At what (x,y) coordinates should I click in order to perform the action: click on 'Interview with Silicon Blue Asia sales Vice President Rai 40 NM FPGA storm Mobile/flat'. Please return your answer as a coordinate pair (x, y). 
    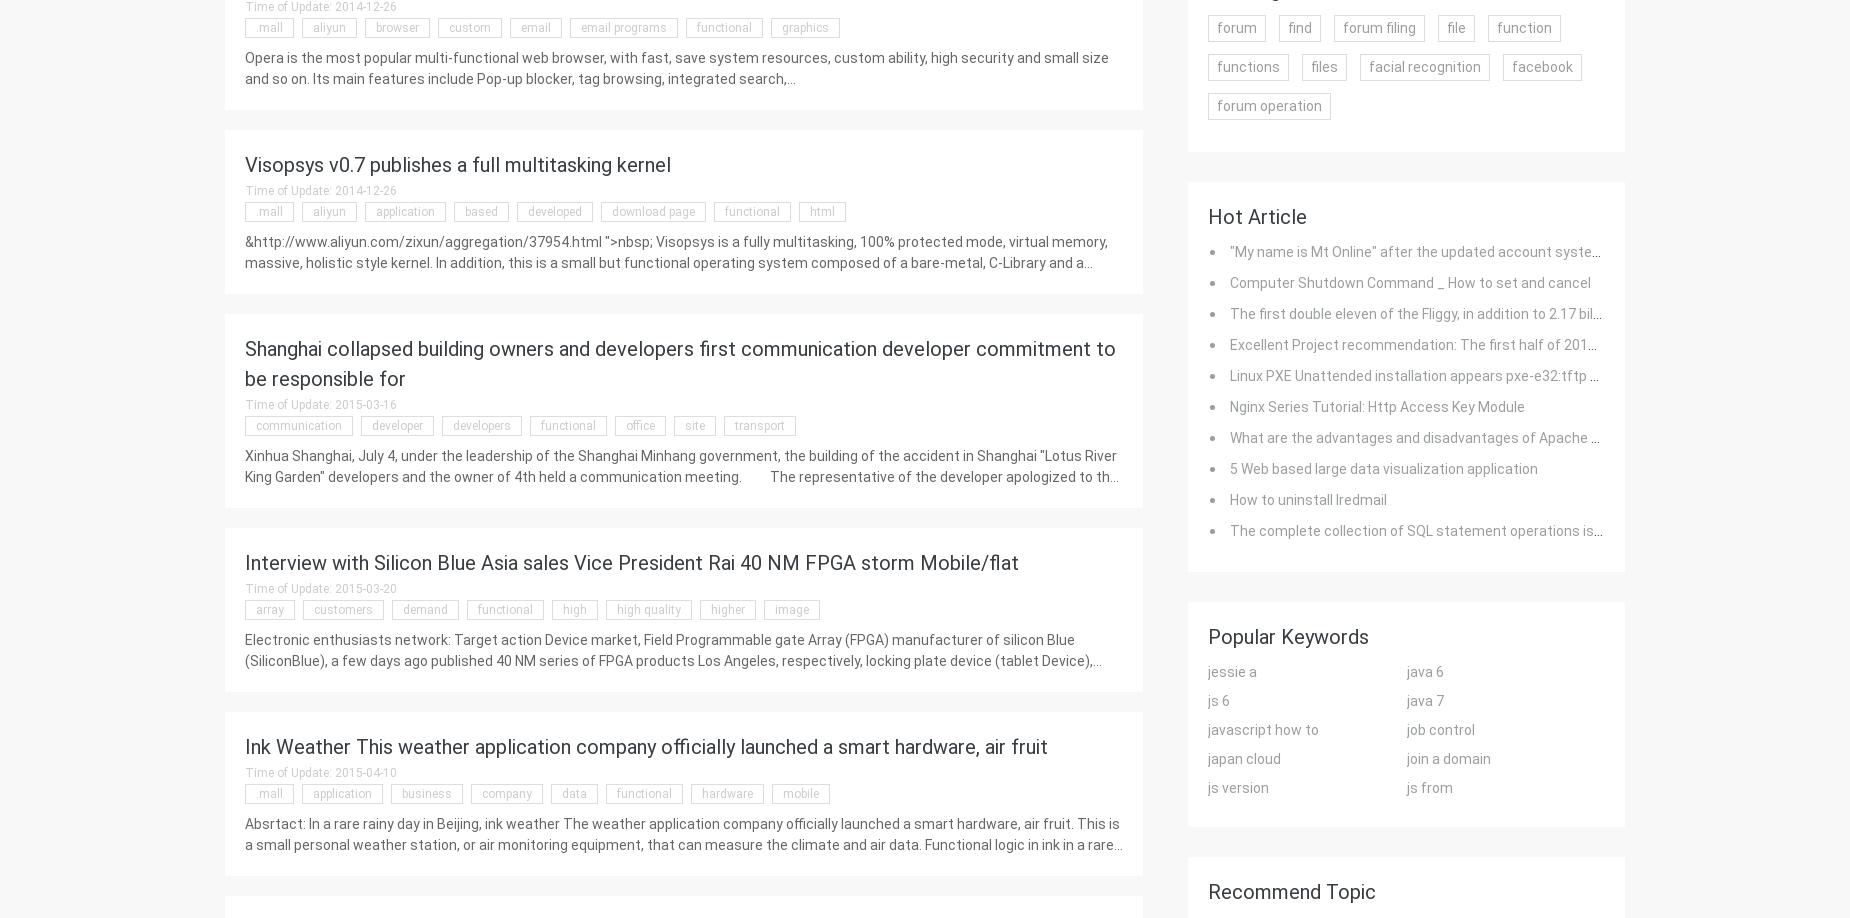
    Looking at the image, I should click on (631, 562).